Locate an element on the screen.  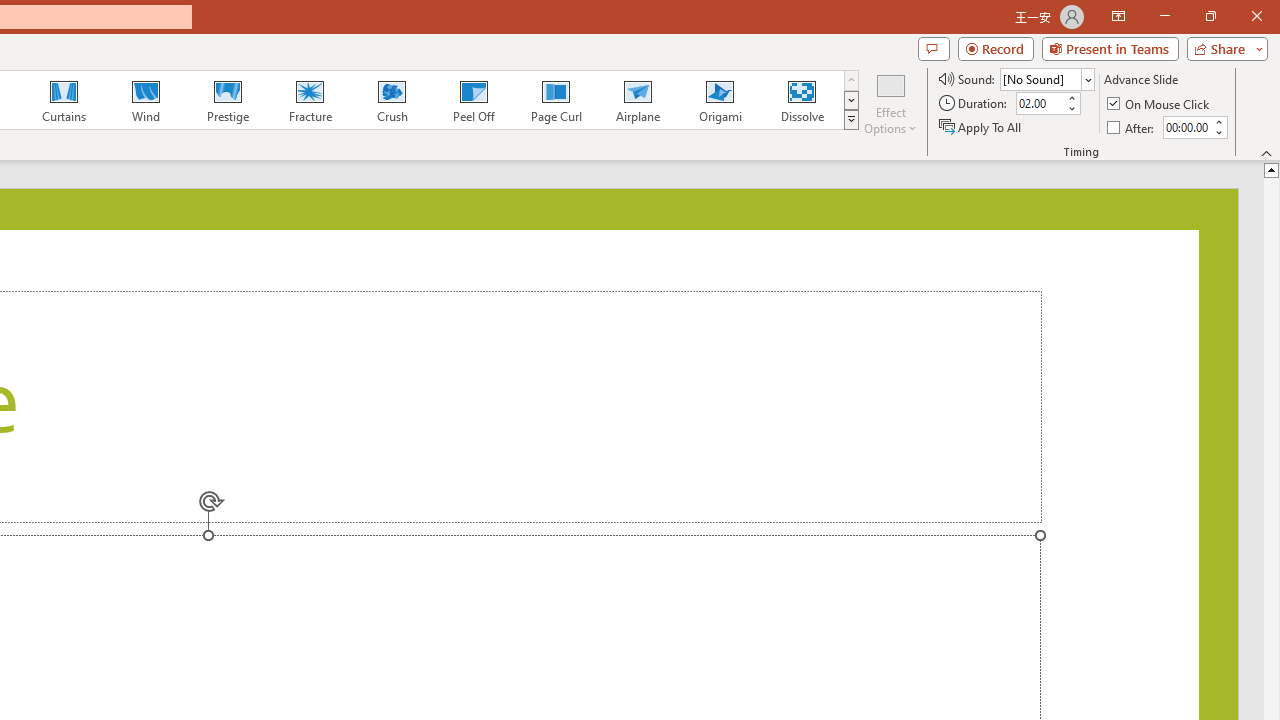
'Airplane' is located at coordinates (636, 100).